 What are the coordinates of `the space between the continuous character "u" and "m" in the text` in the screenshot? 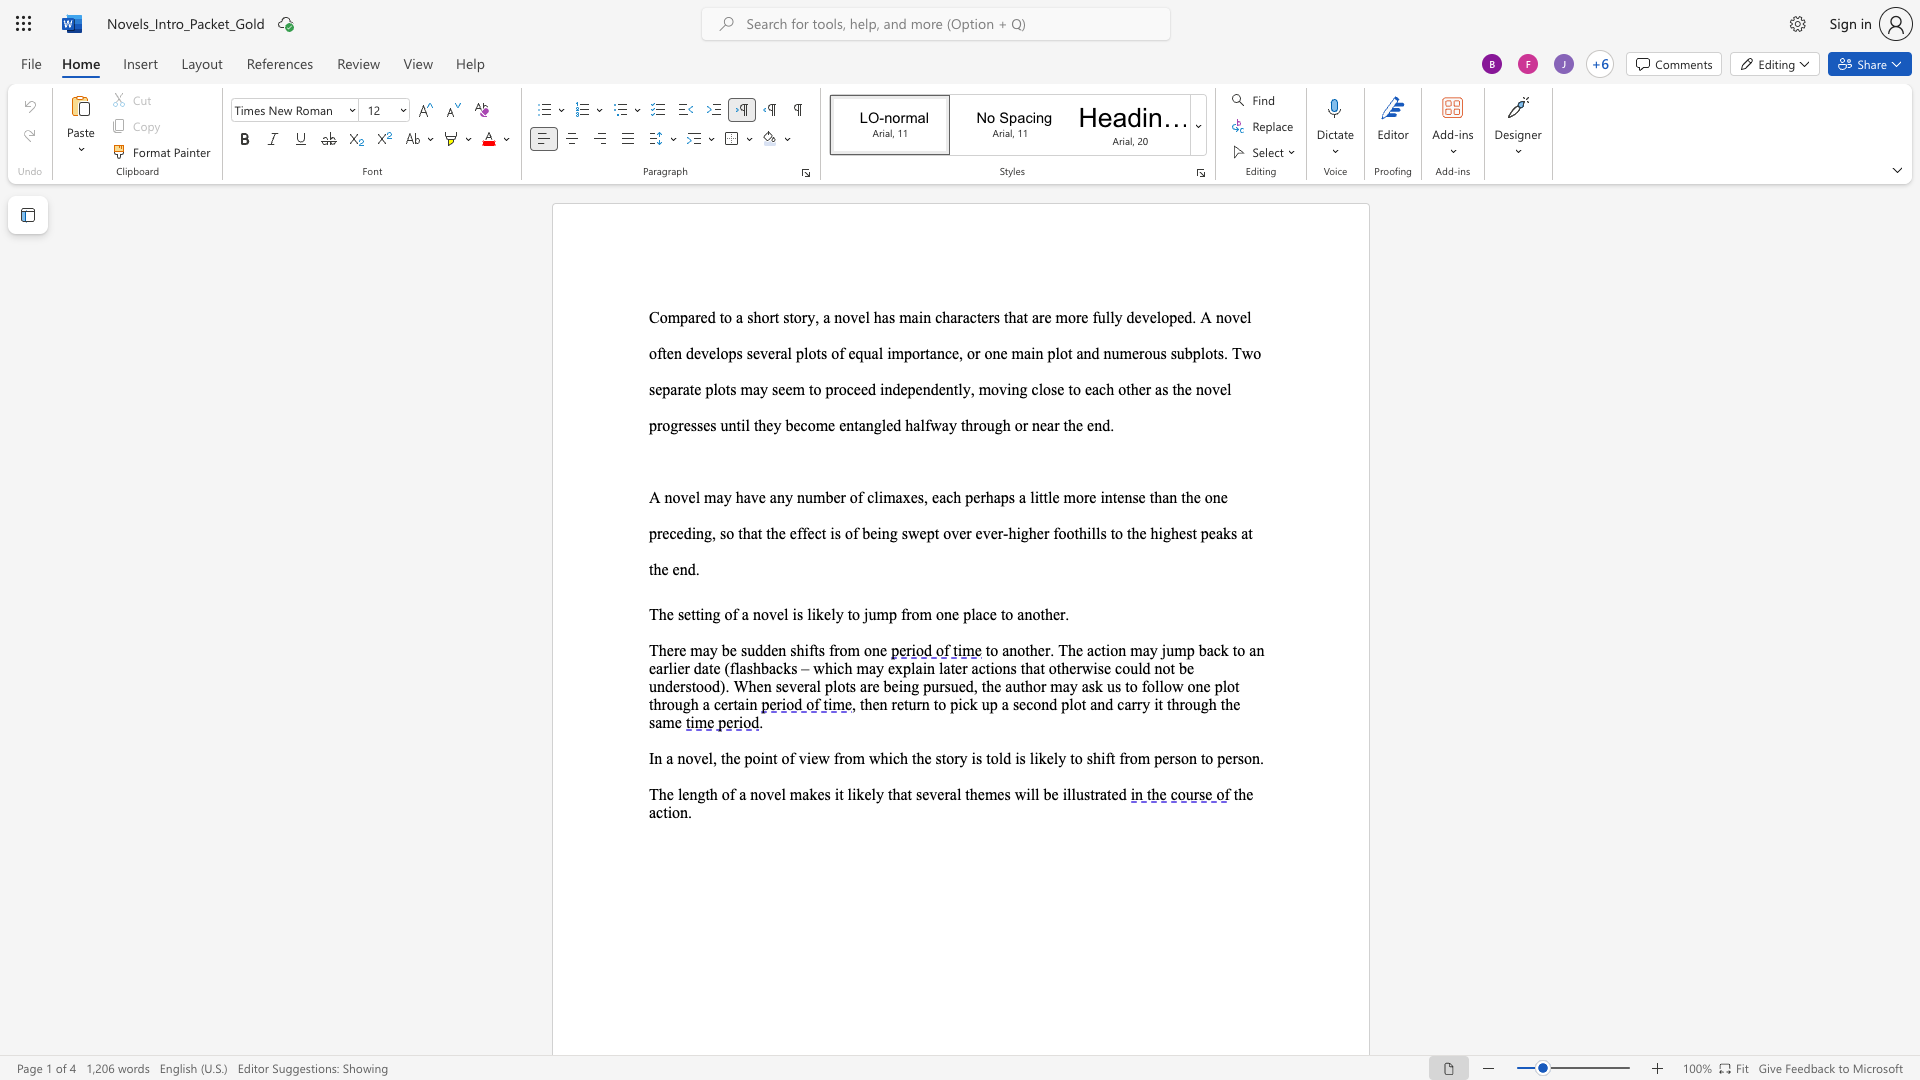 It's located at (814, 496).